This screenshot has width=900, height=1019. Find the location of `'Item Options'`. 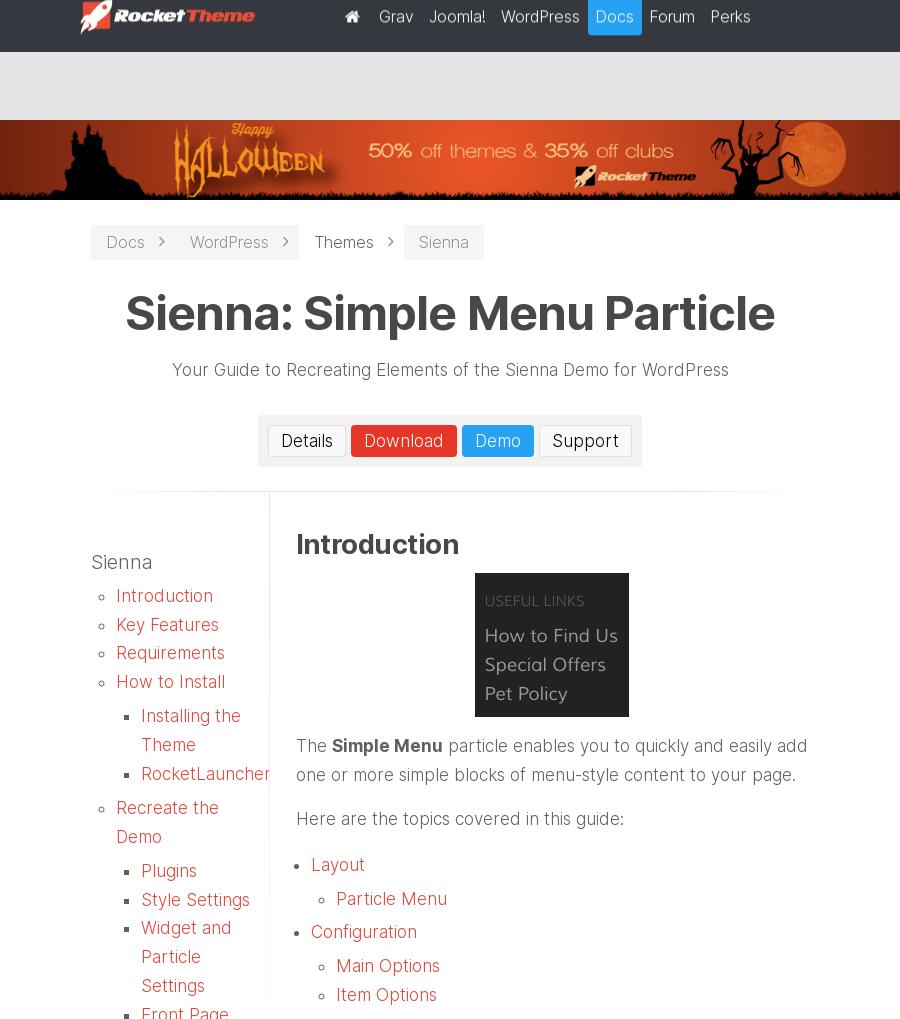

'Item Options' is located at coordinates (385, 994).